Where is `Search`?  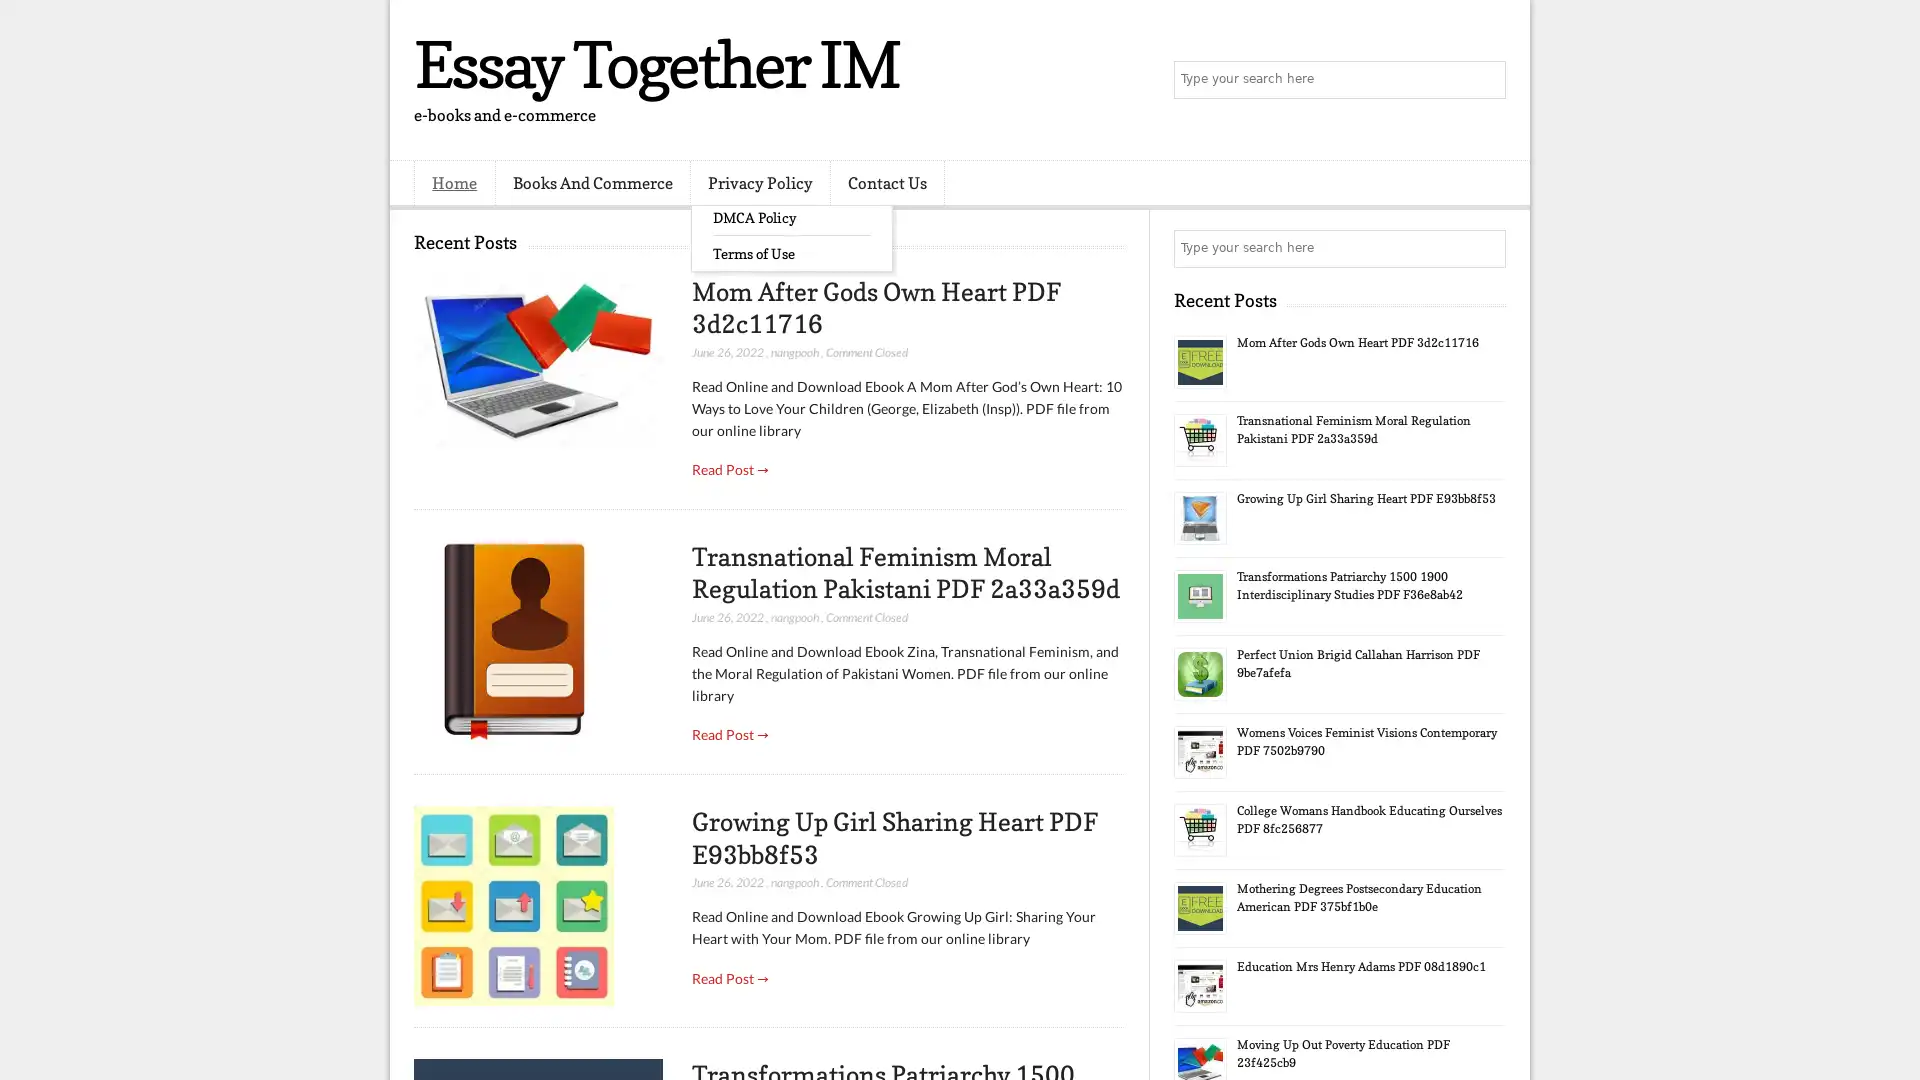
Search is located at coordinates (1485, 248).